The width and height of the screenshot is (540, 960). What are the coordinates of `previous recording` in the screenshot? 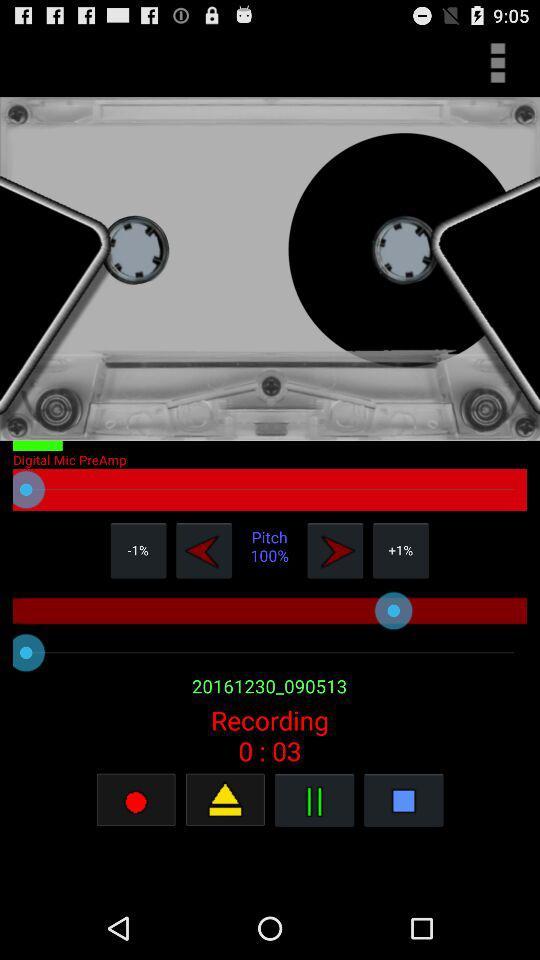 It's located at (203, 550).